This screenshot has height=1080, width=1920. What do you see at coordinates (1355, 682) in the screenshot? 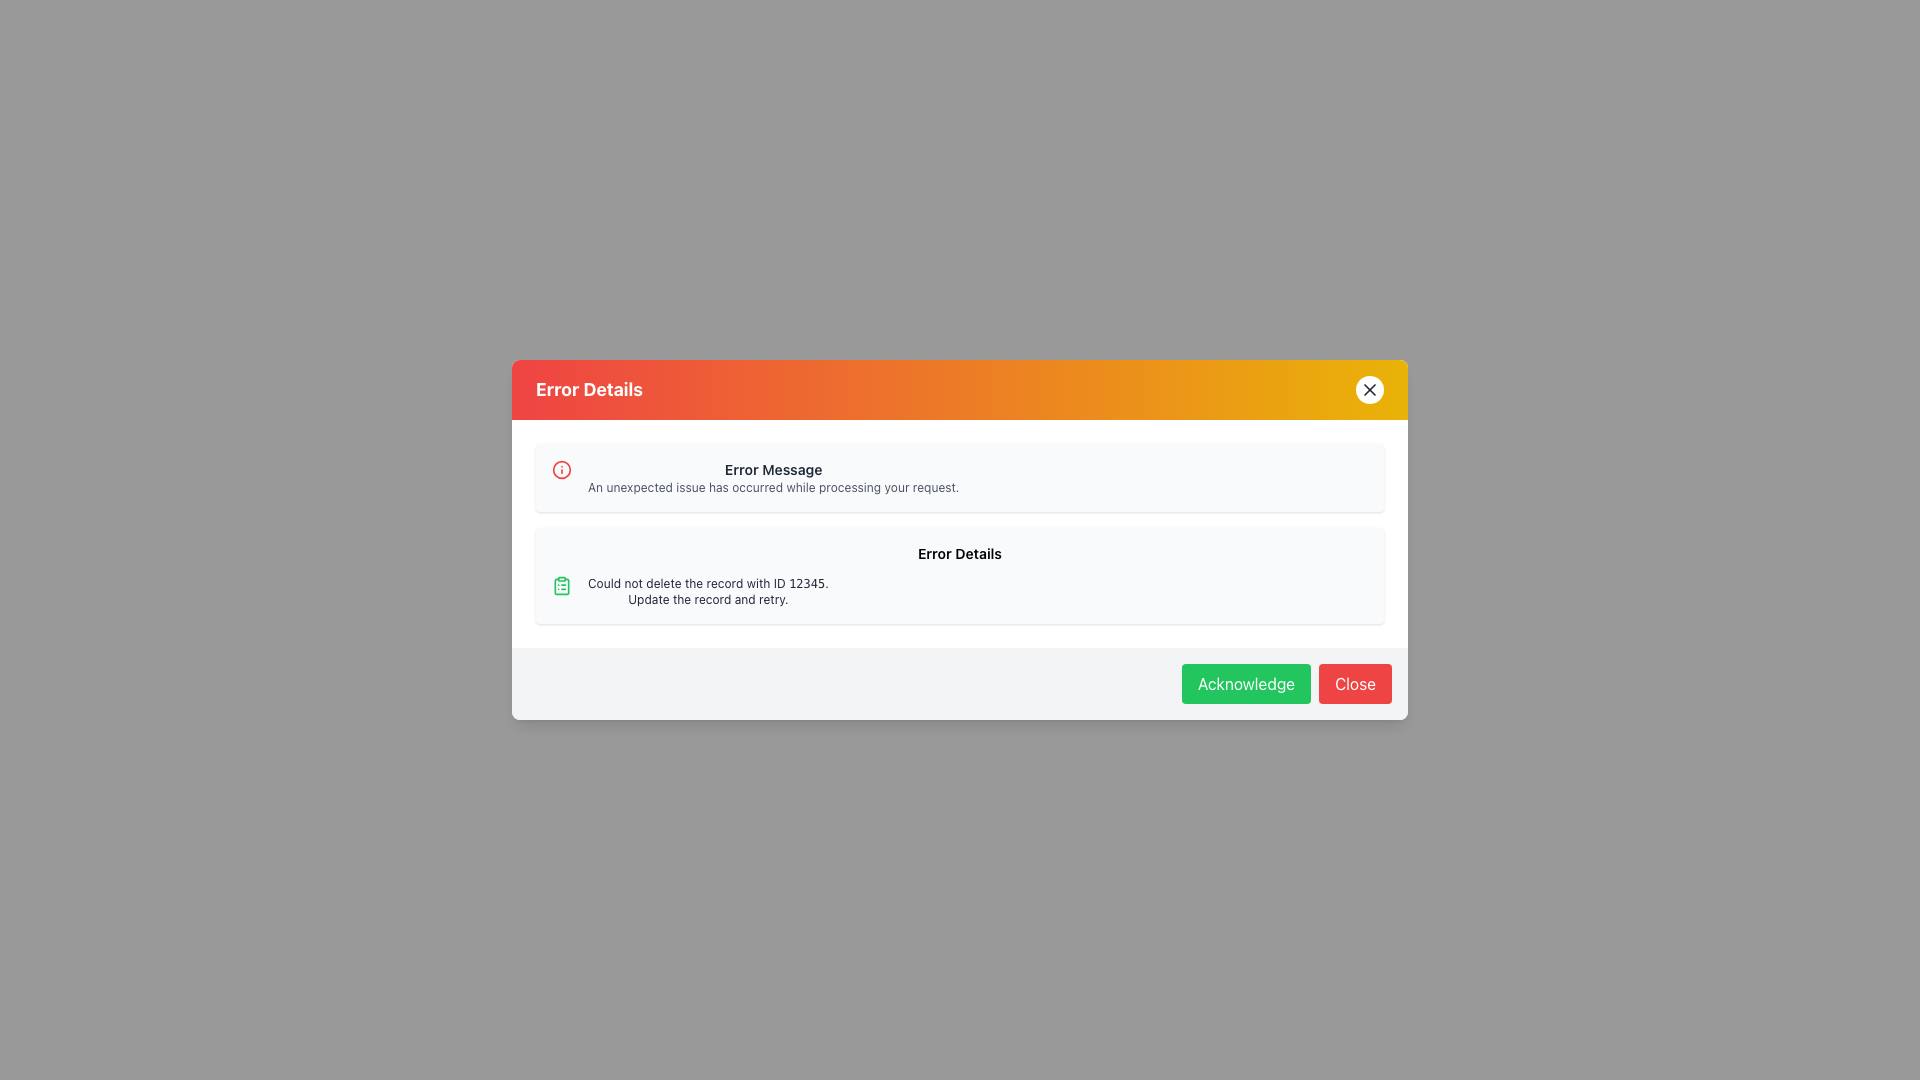
I see `the close button located in the bottom-right corner of the modal dialog` at bounding box center [1355, 682].